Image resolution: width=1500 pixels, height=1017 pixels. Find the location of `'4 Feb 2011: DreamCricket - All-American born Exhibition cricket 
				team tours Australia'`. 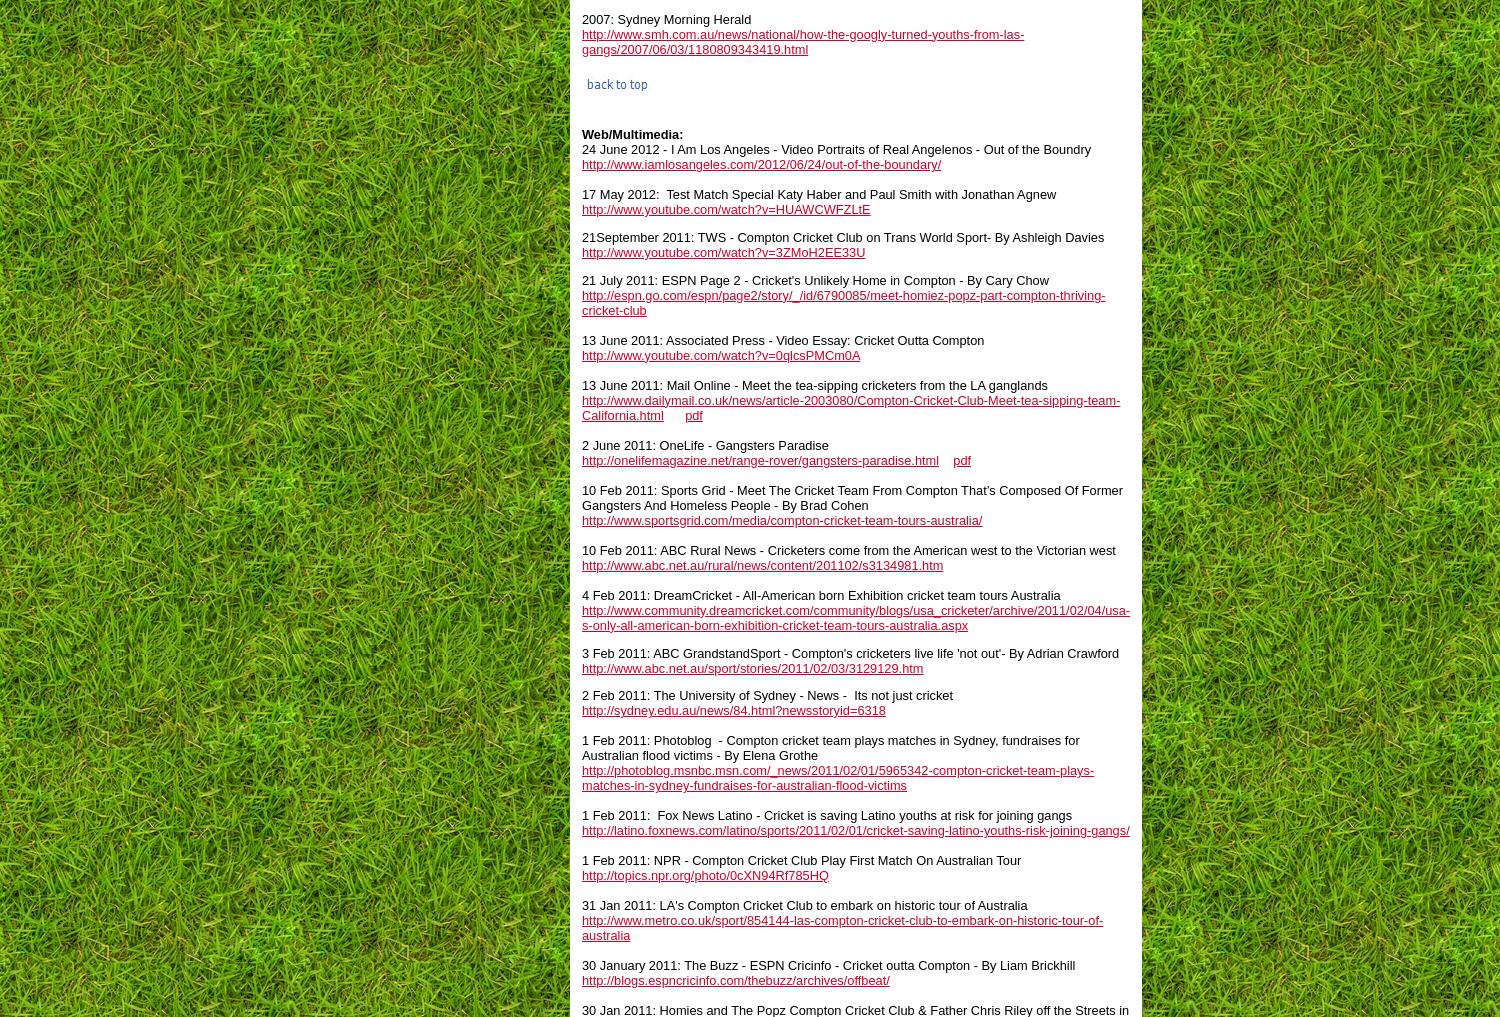

'4 Feb 2011: DreamCricket - All-American born Exhibition cricket 
				team tours Australia' is located at coordinates (581, 593).